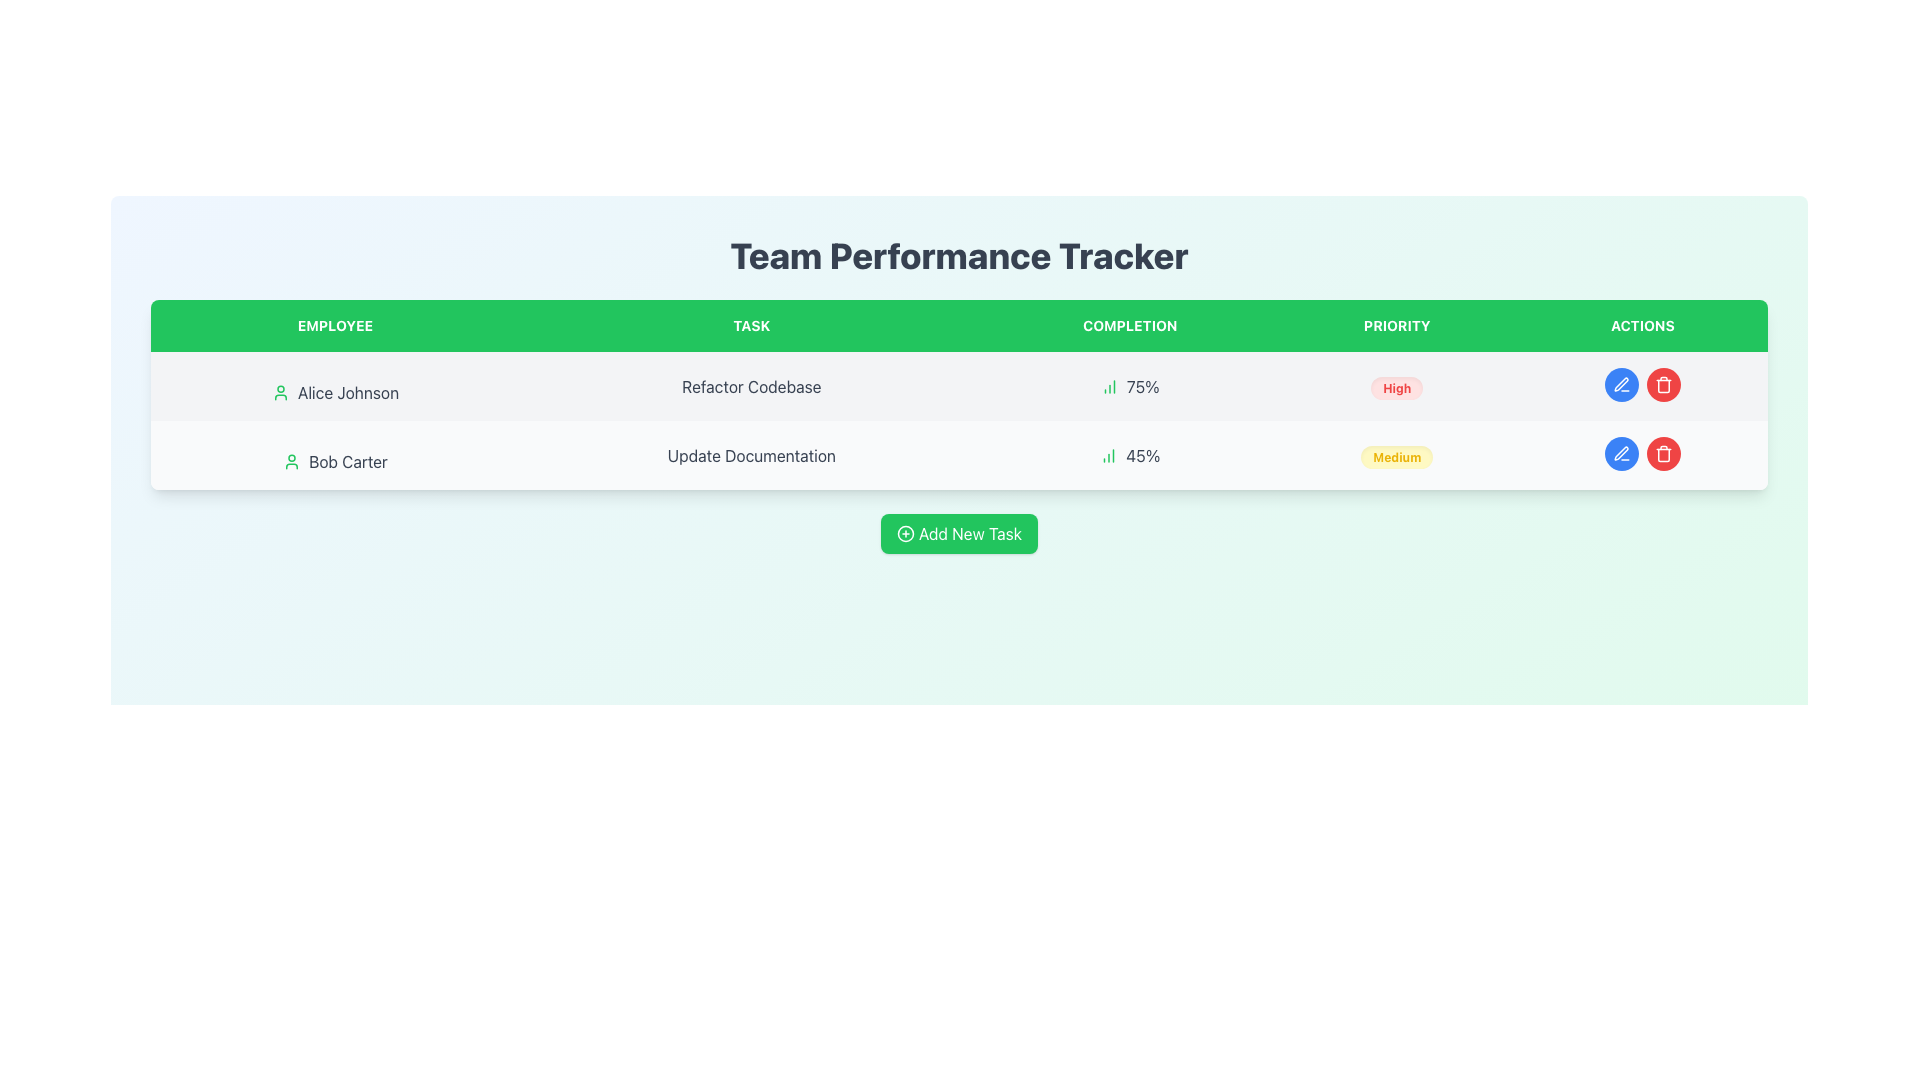 The height and width of the screenshot is (1080, 1920). What do you see at coordinates (1396, 388) in the screenshot?
I see `the 'High' label in the 'Priority' column, which is styled with bold red text on a light red background and emphasizes urgency` at bounding box center [1396, 388].